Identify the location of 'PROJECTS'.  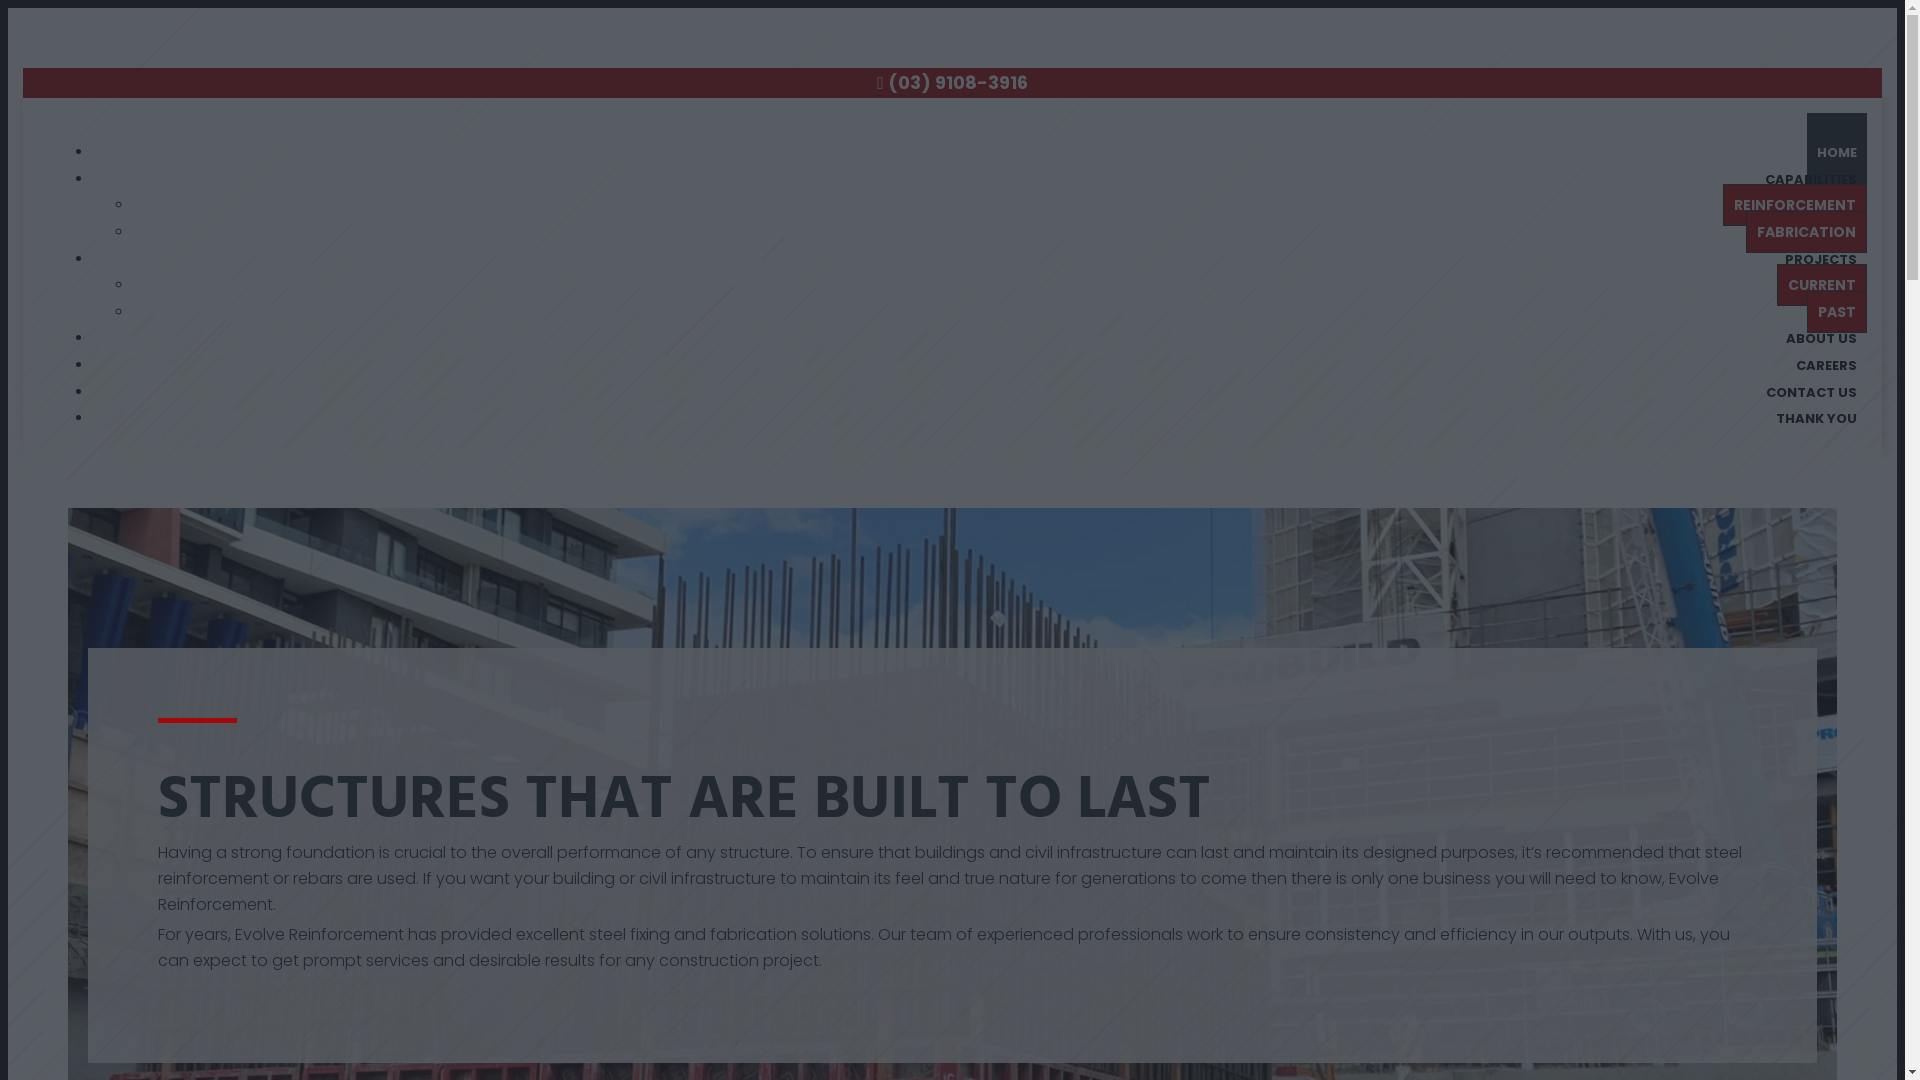
(1820, 258).